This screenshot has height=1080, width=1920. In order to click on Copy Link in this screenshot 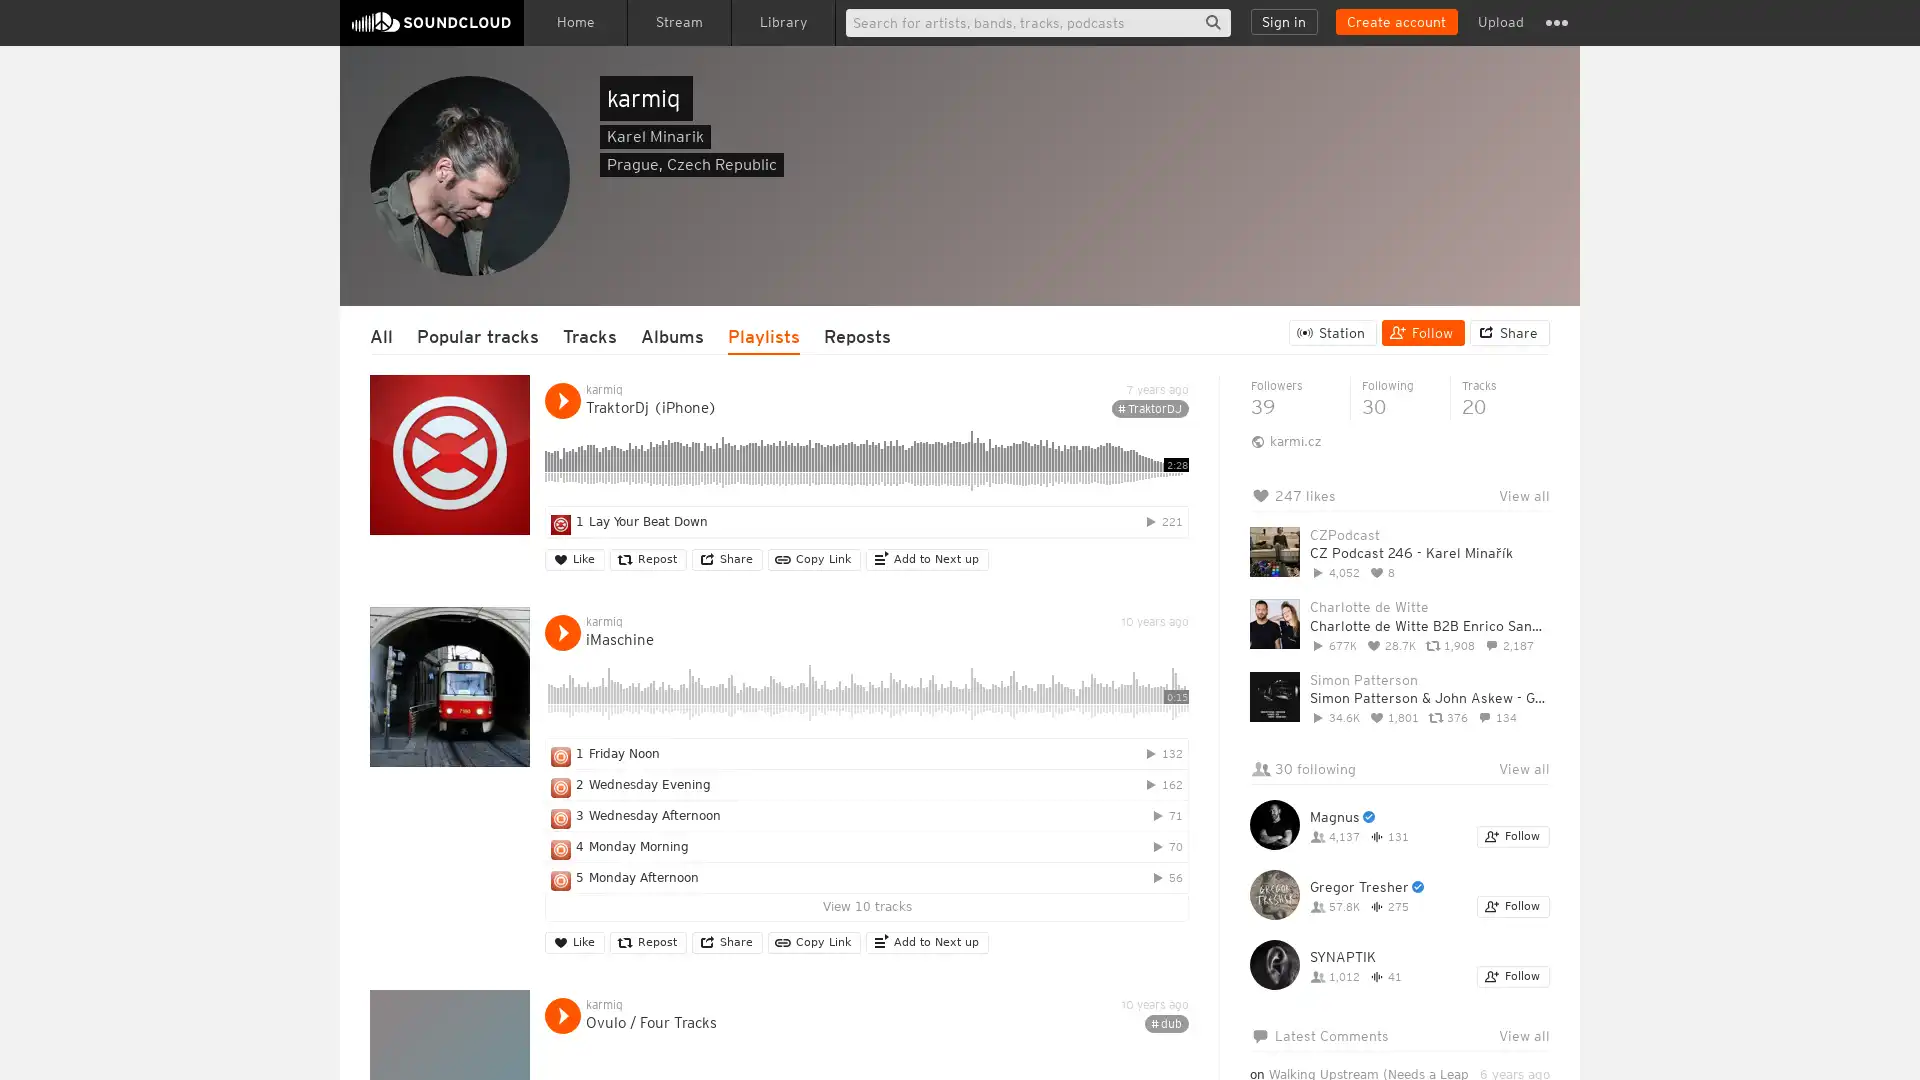, I will do `click(814, 559)`.